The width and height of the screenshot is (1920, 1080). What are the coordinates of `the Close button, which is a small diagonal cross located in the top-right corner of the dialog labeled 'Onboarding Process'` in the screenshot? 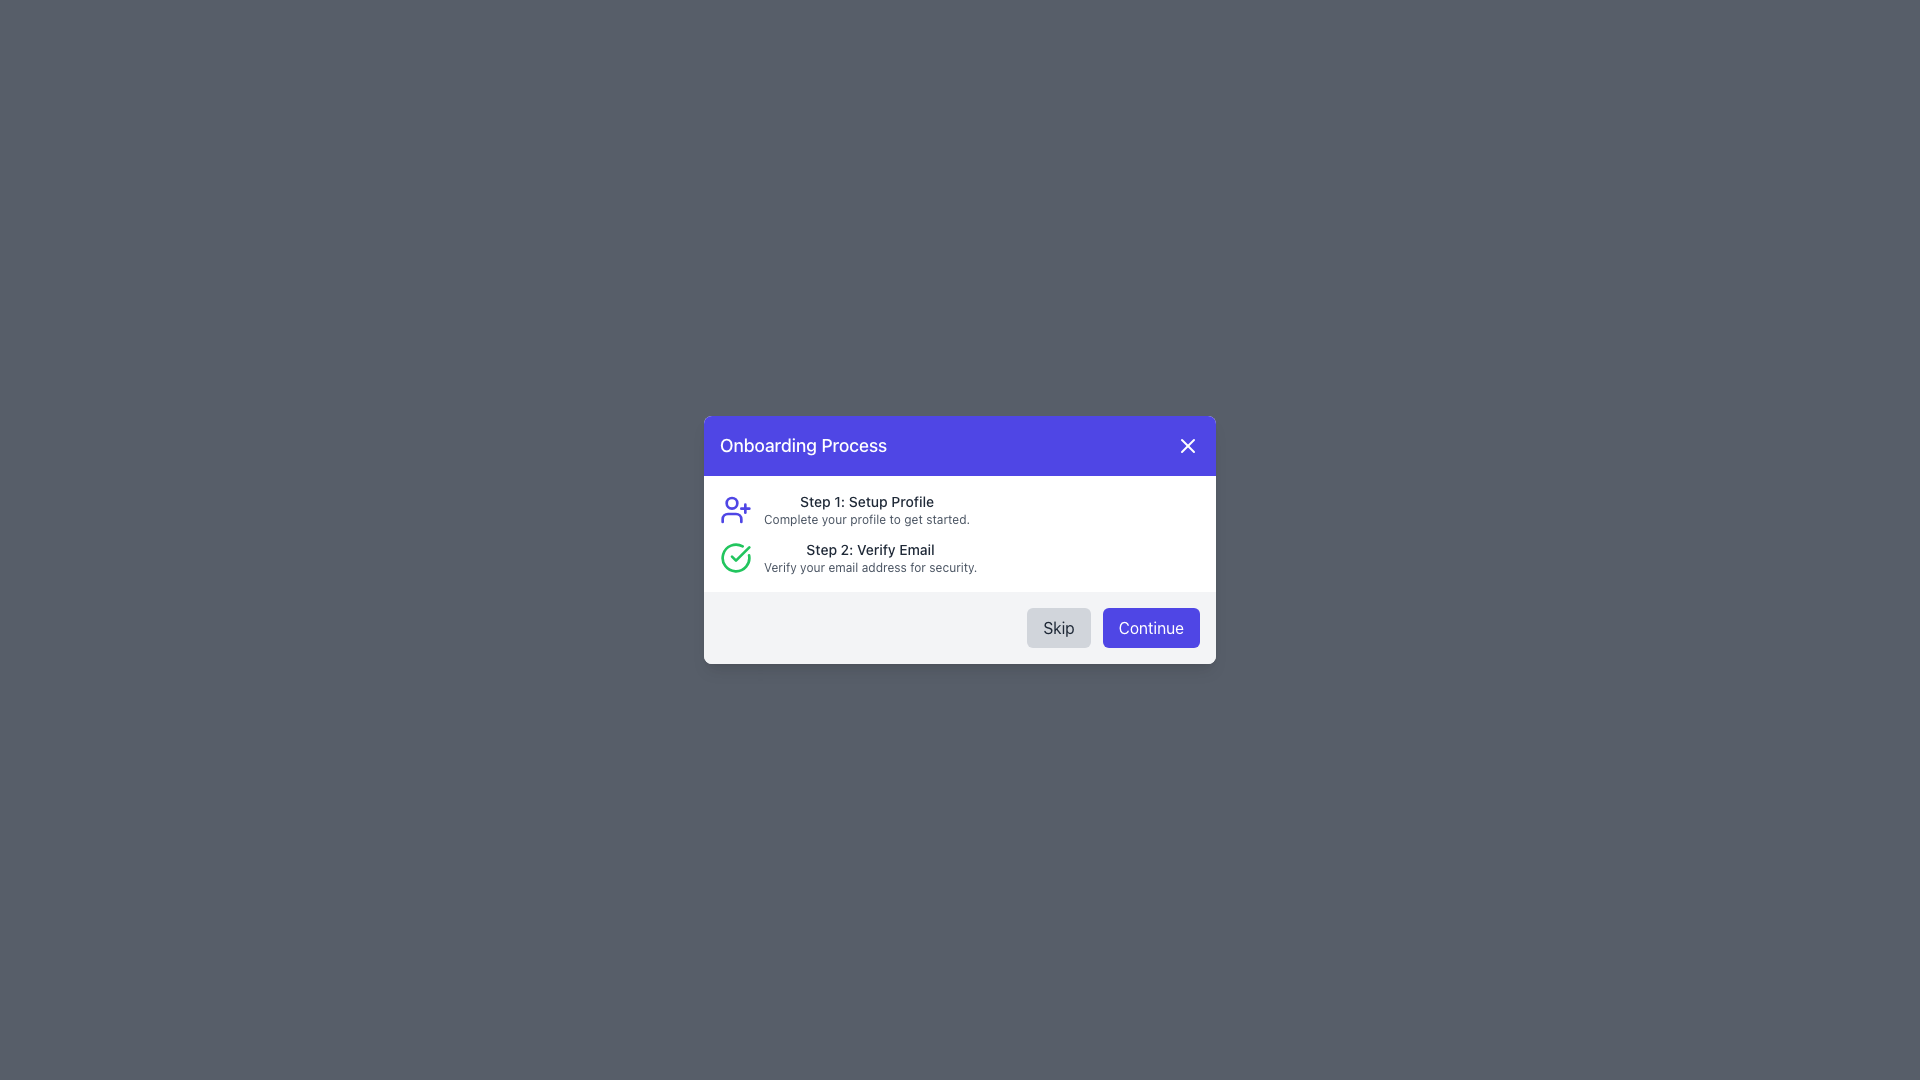 It's located at (1188, 445).